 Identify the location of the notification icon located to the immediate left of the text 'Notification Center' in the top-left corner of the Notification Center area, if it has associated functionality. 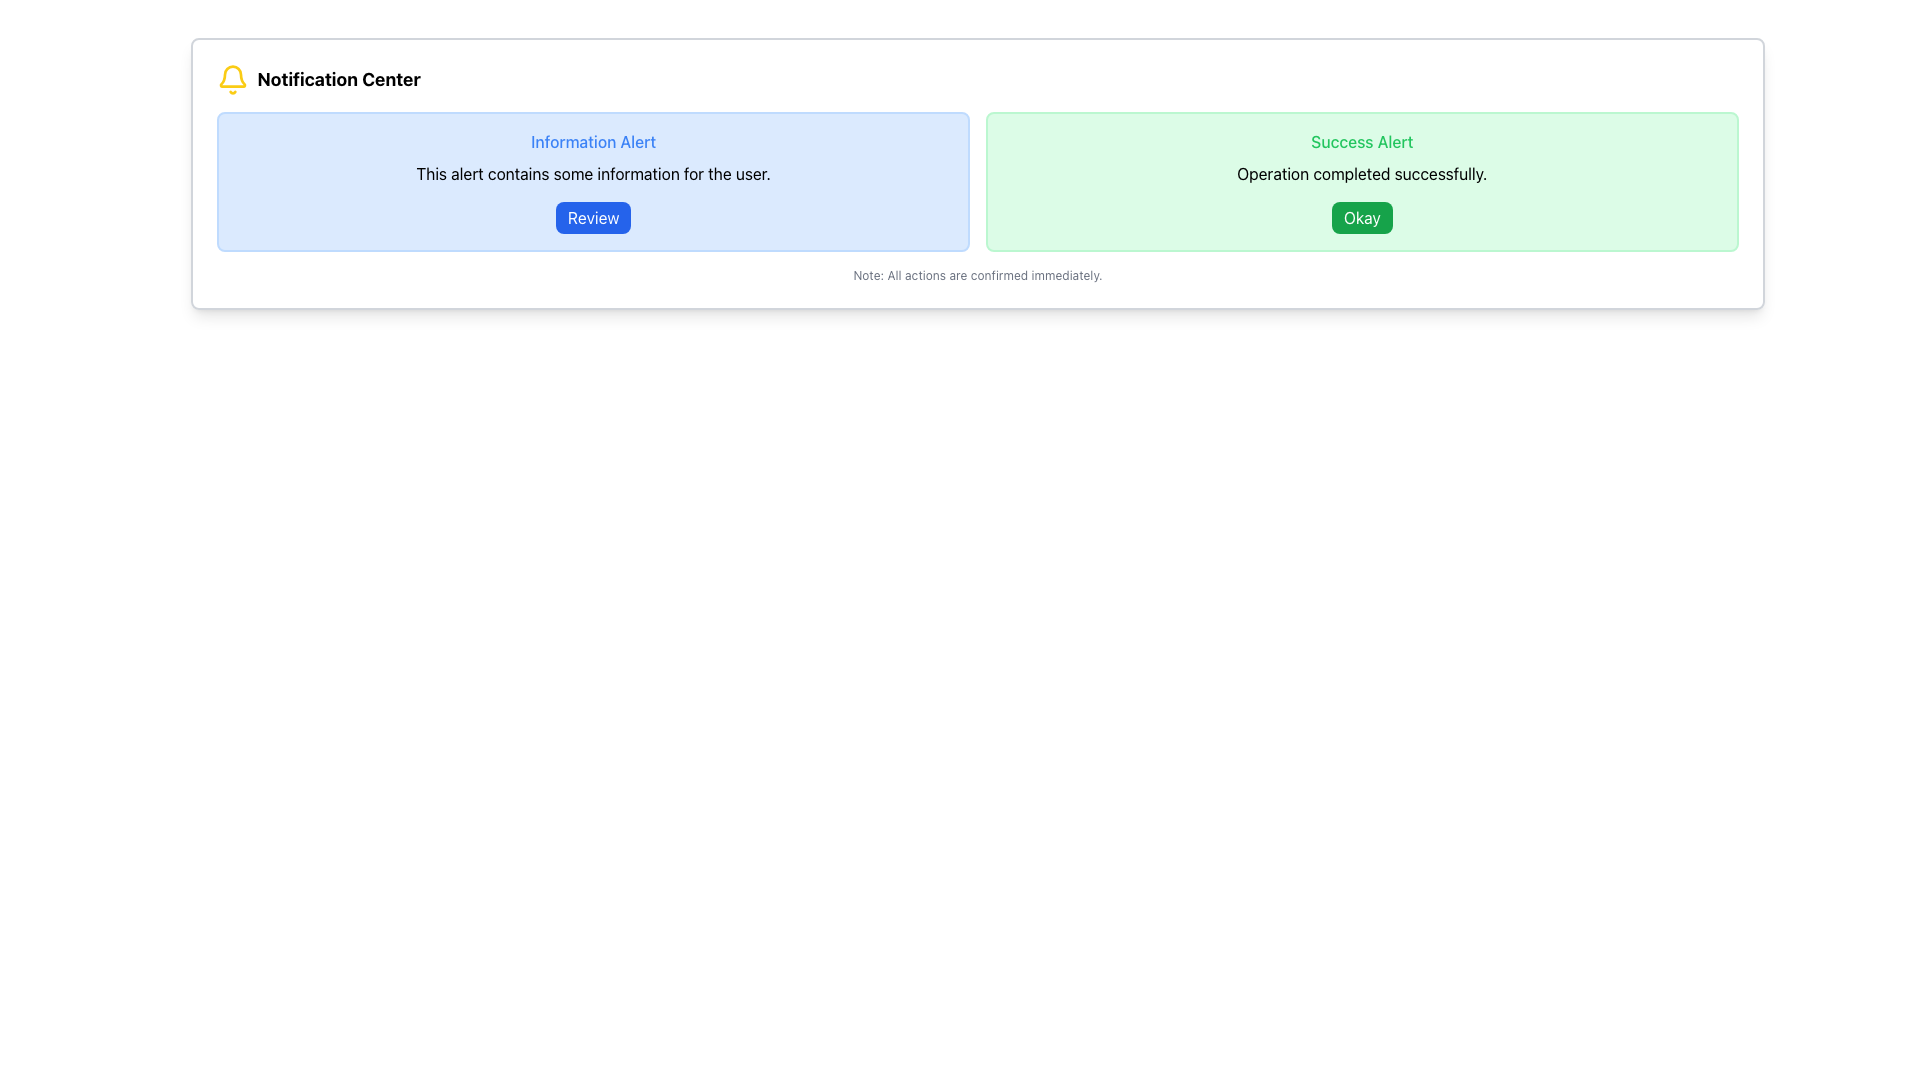
(233, 79).